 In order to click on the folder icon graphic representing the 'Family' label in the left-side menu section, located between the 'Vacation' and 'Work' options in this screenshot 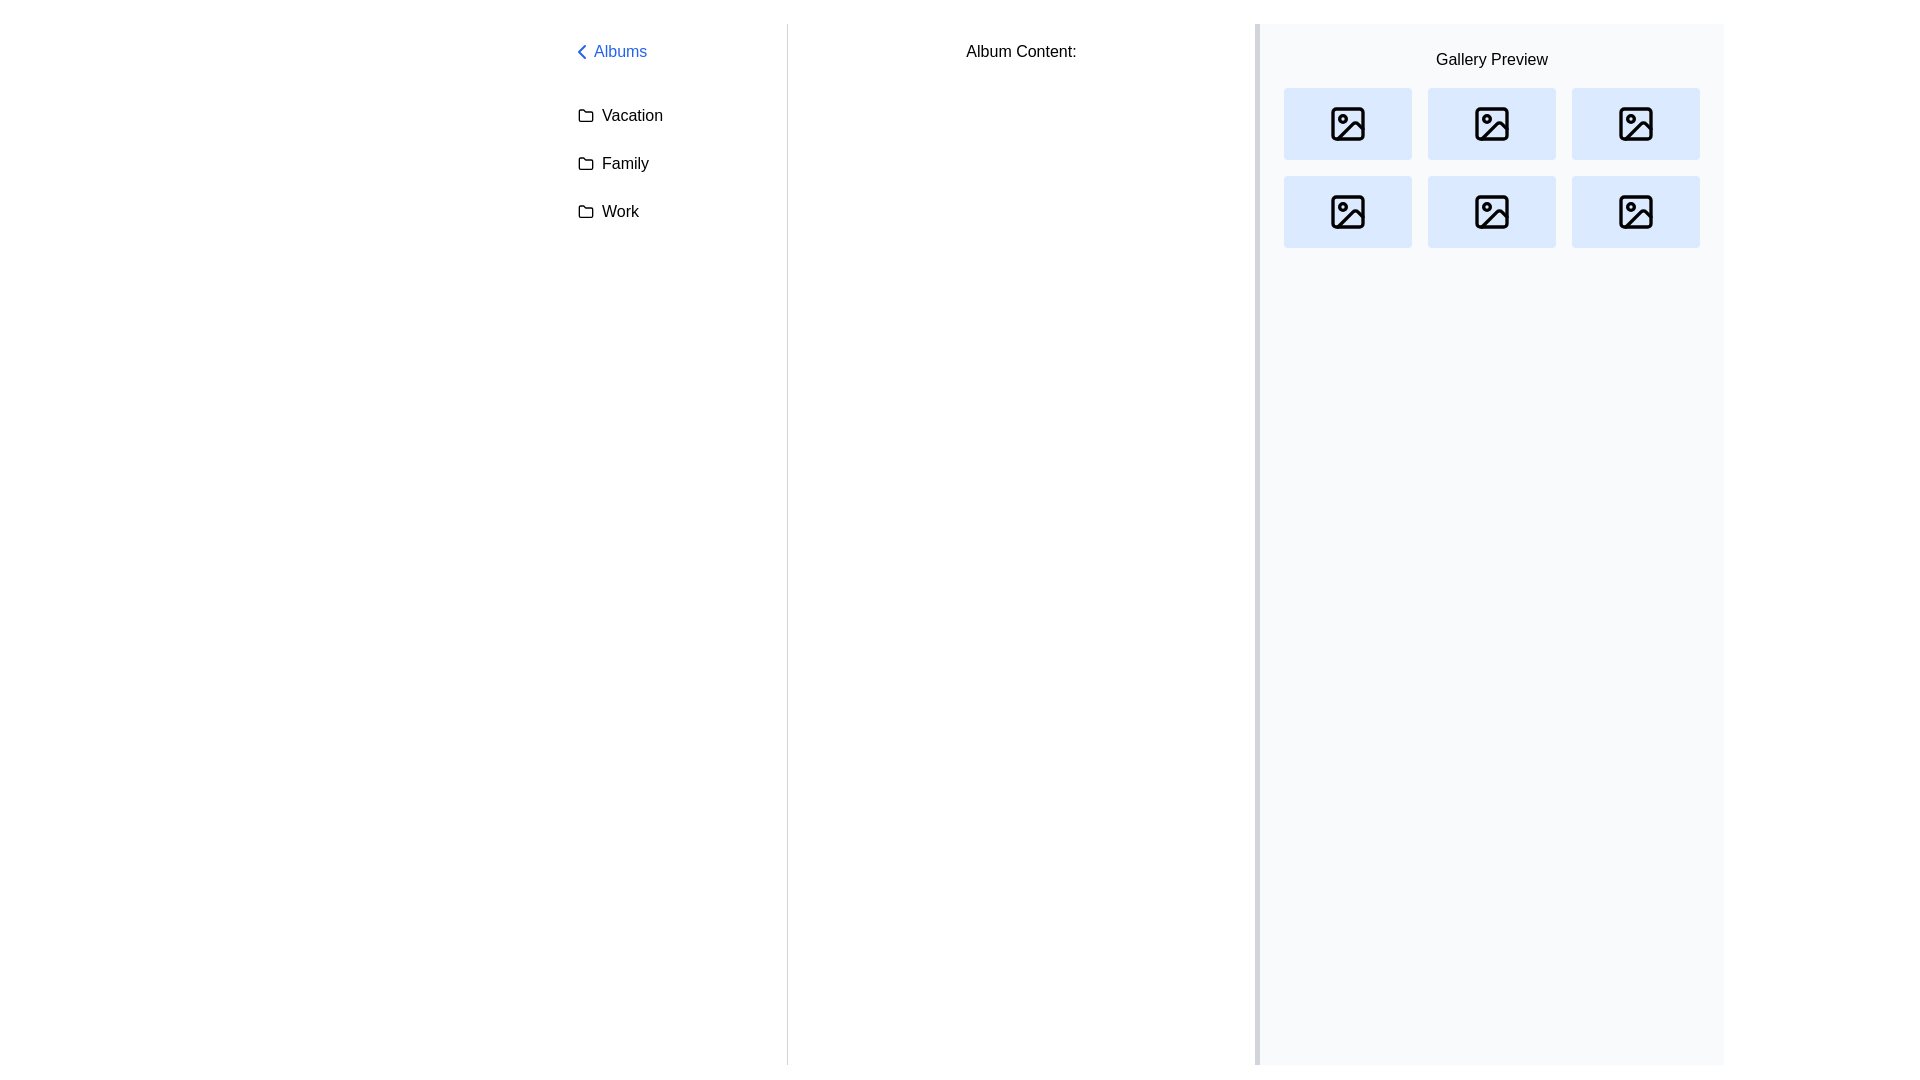, I will do `click(584, 161)`.